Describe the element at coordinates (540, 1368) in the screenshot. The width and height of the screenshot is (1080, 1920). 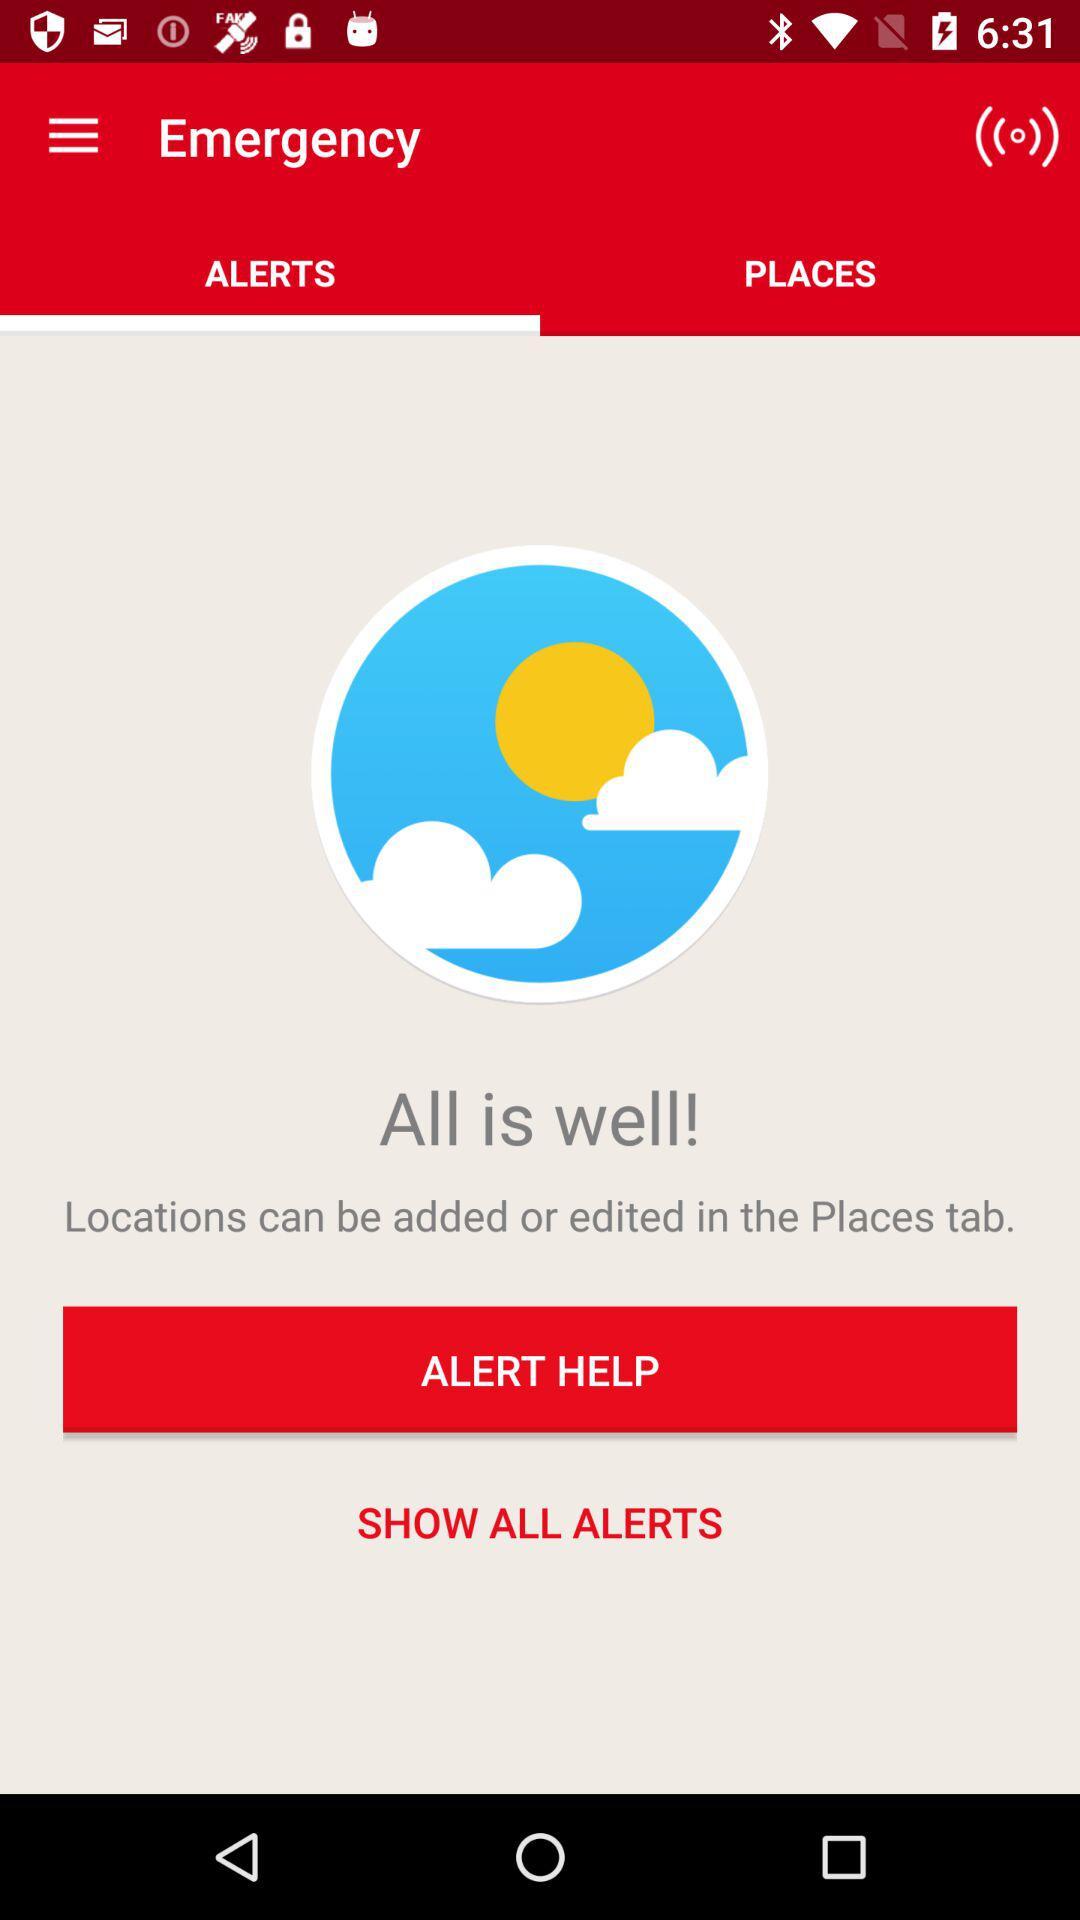
I see `the alert help item` at that location.